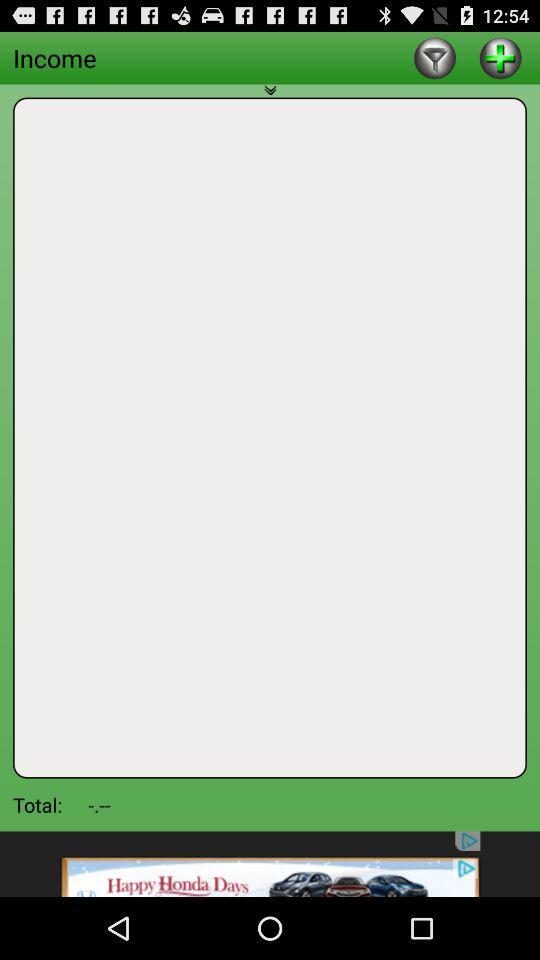  What do you see at coordinates (499, 56) in the screenshot?
I see `item` at bounding box center [499, 56].